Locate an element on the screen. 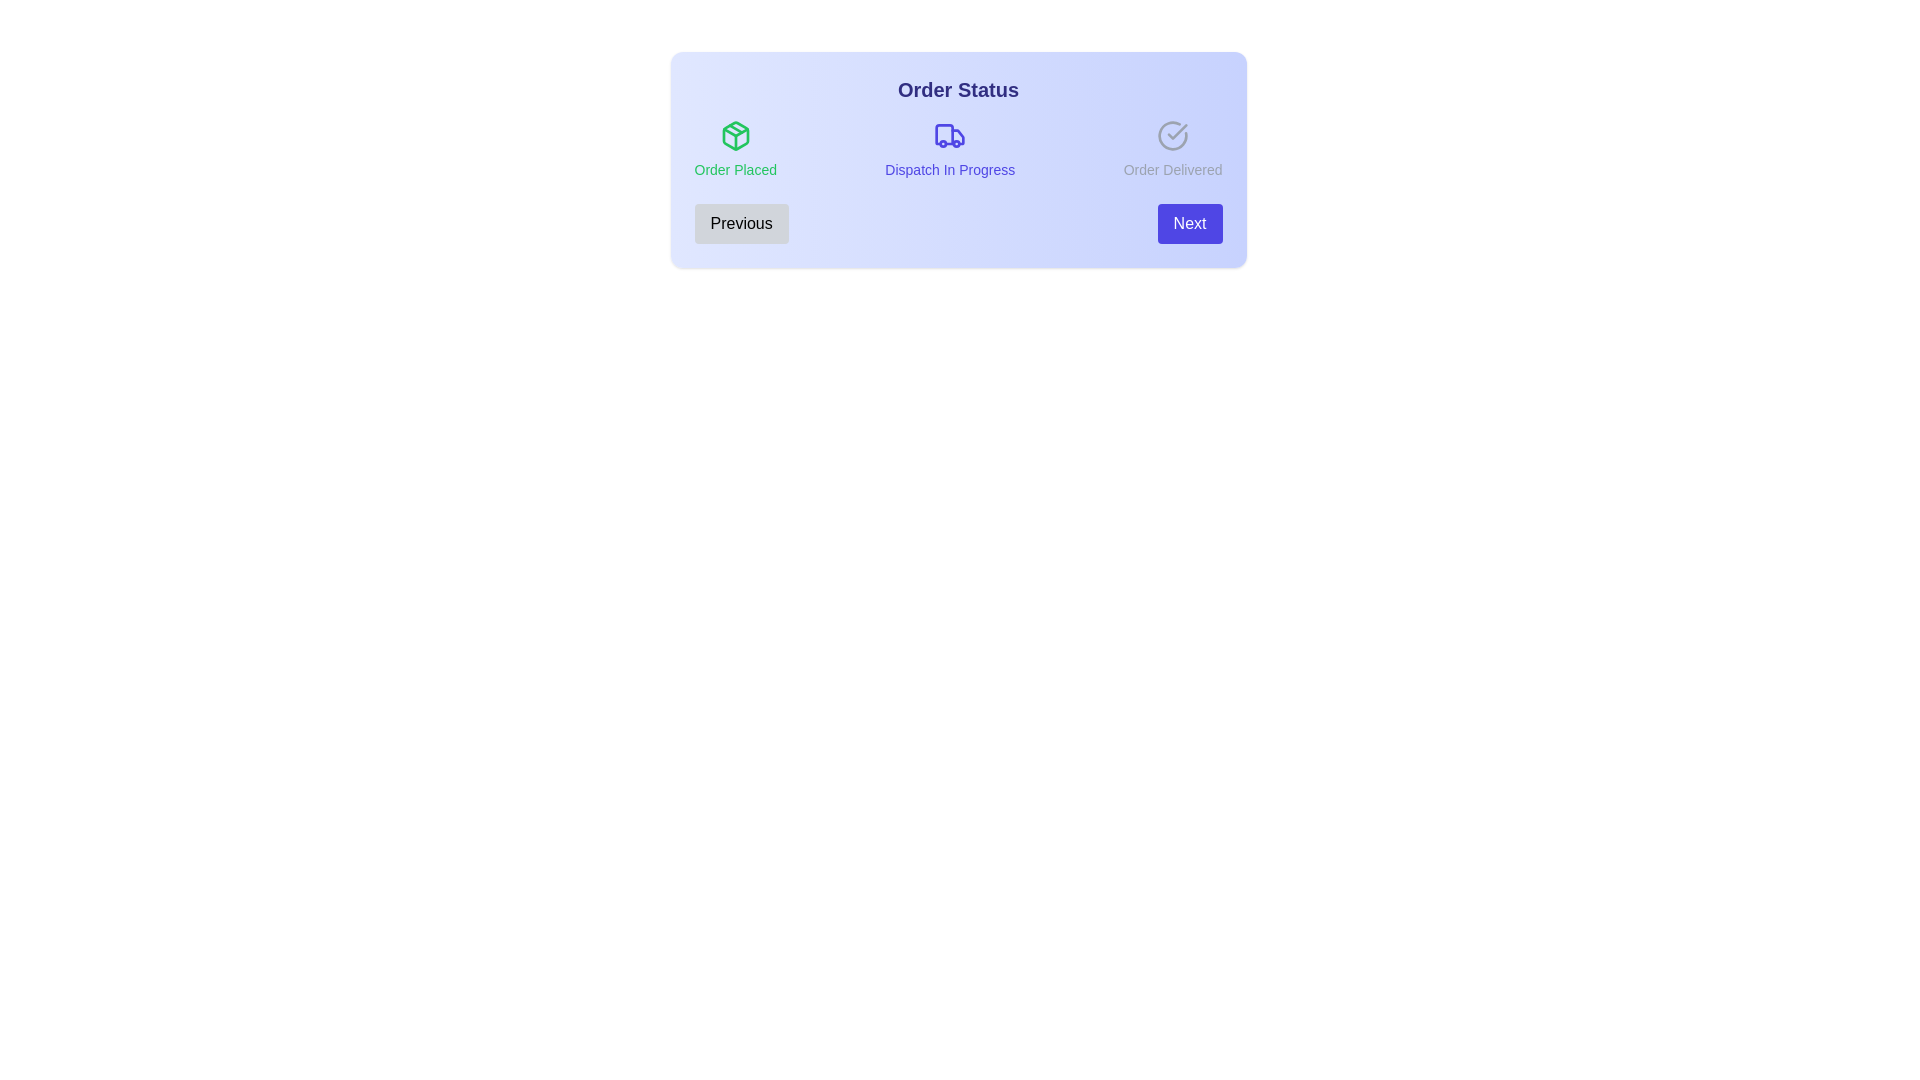  the decorative vector graphic element of the package icon, which indicates completion in the 'Order Status' progress tracker is located at coordinates (734, 132).